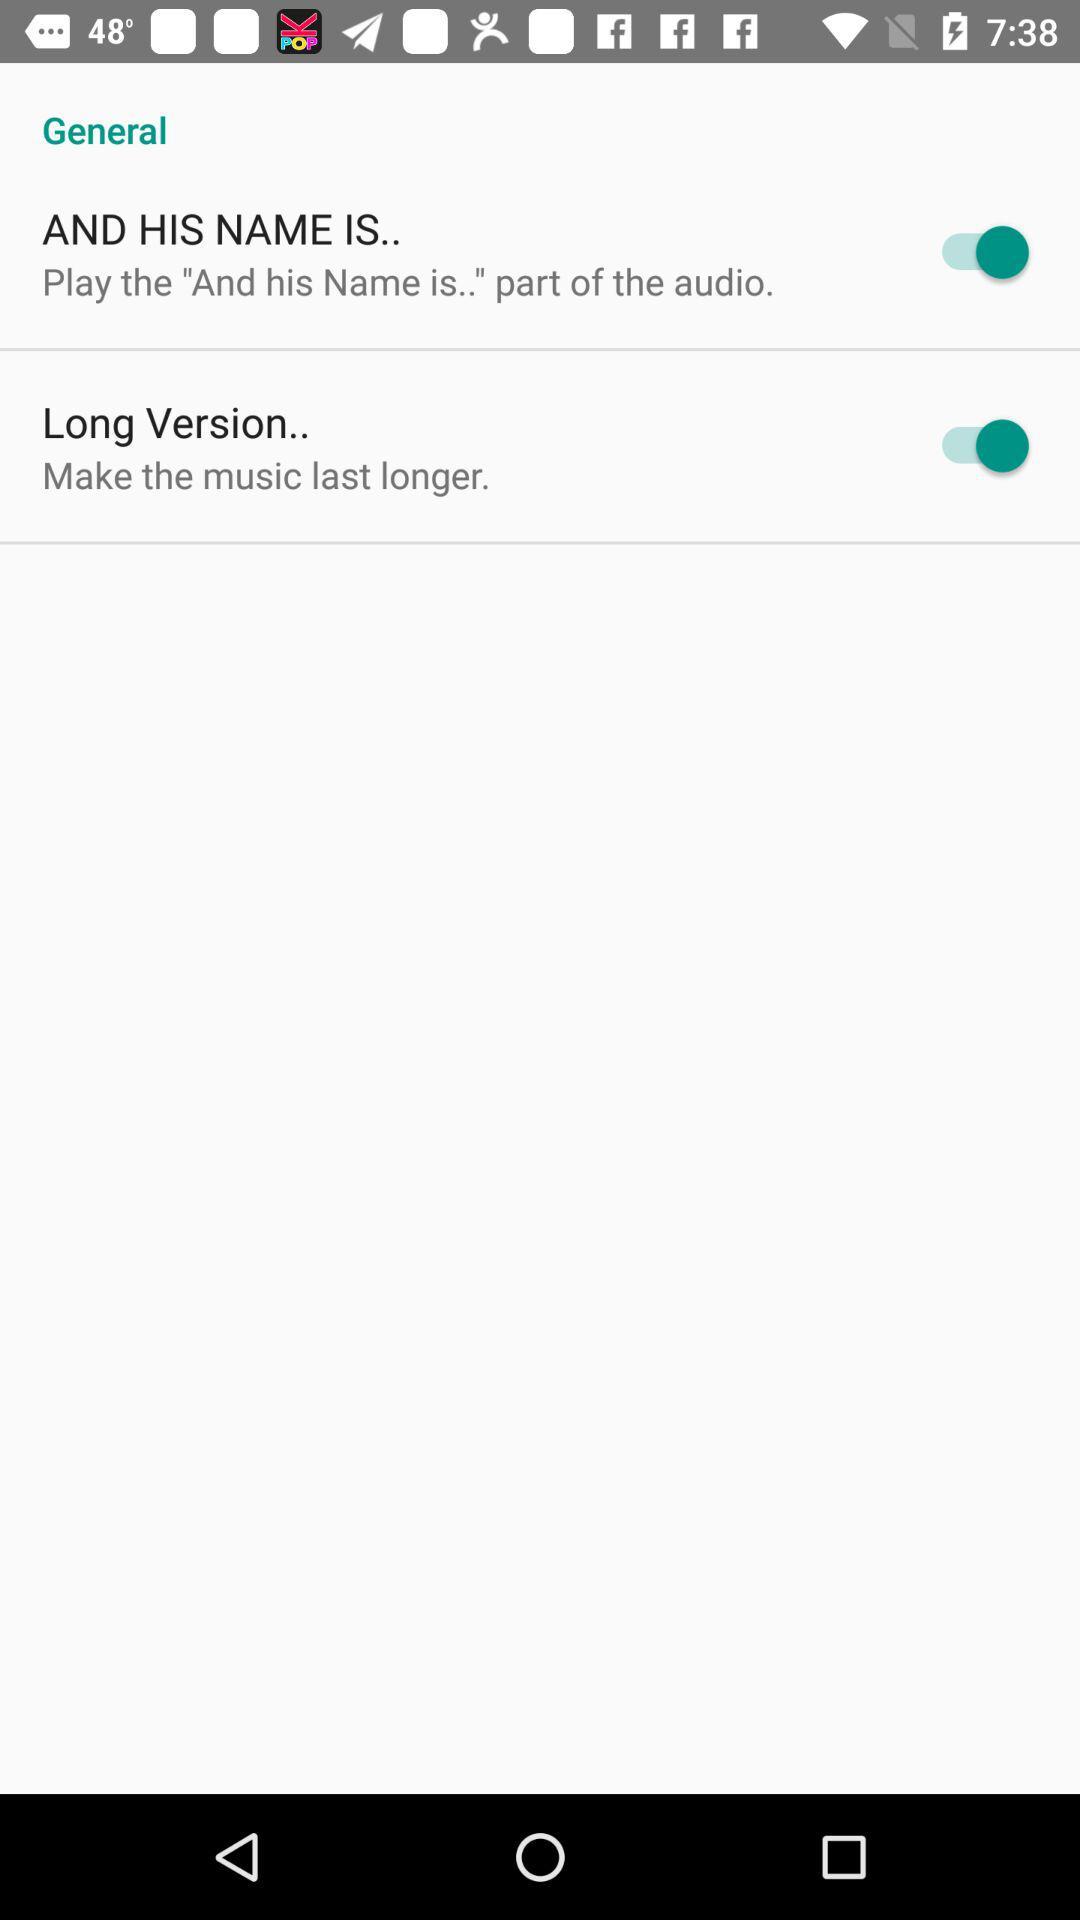 The image size is (1080, 1920). What do you see at coordinates (407, 280) in the screenshot?
I see `the icon below the and his name` at bounding box center [407, 280].